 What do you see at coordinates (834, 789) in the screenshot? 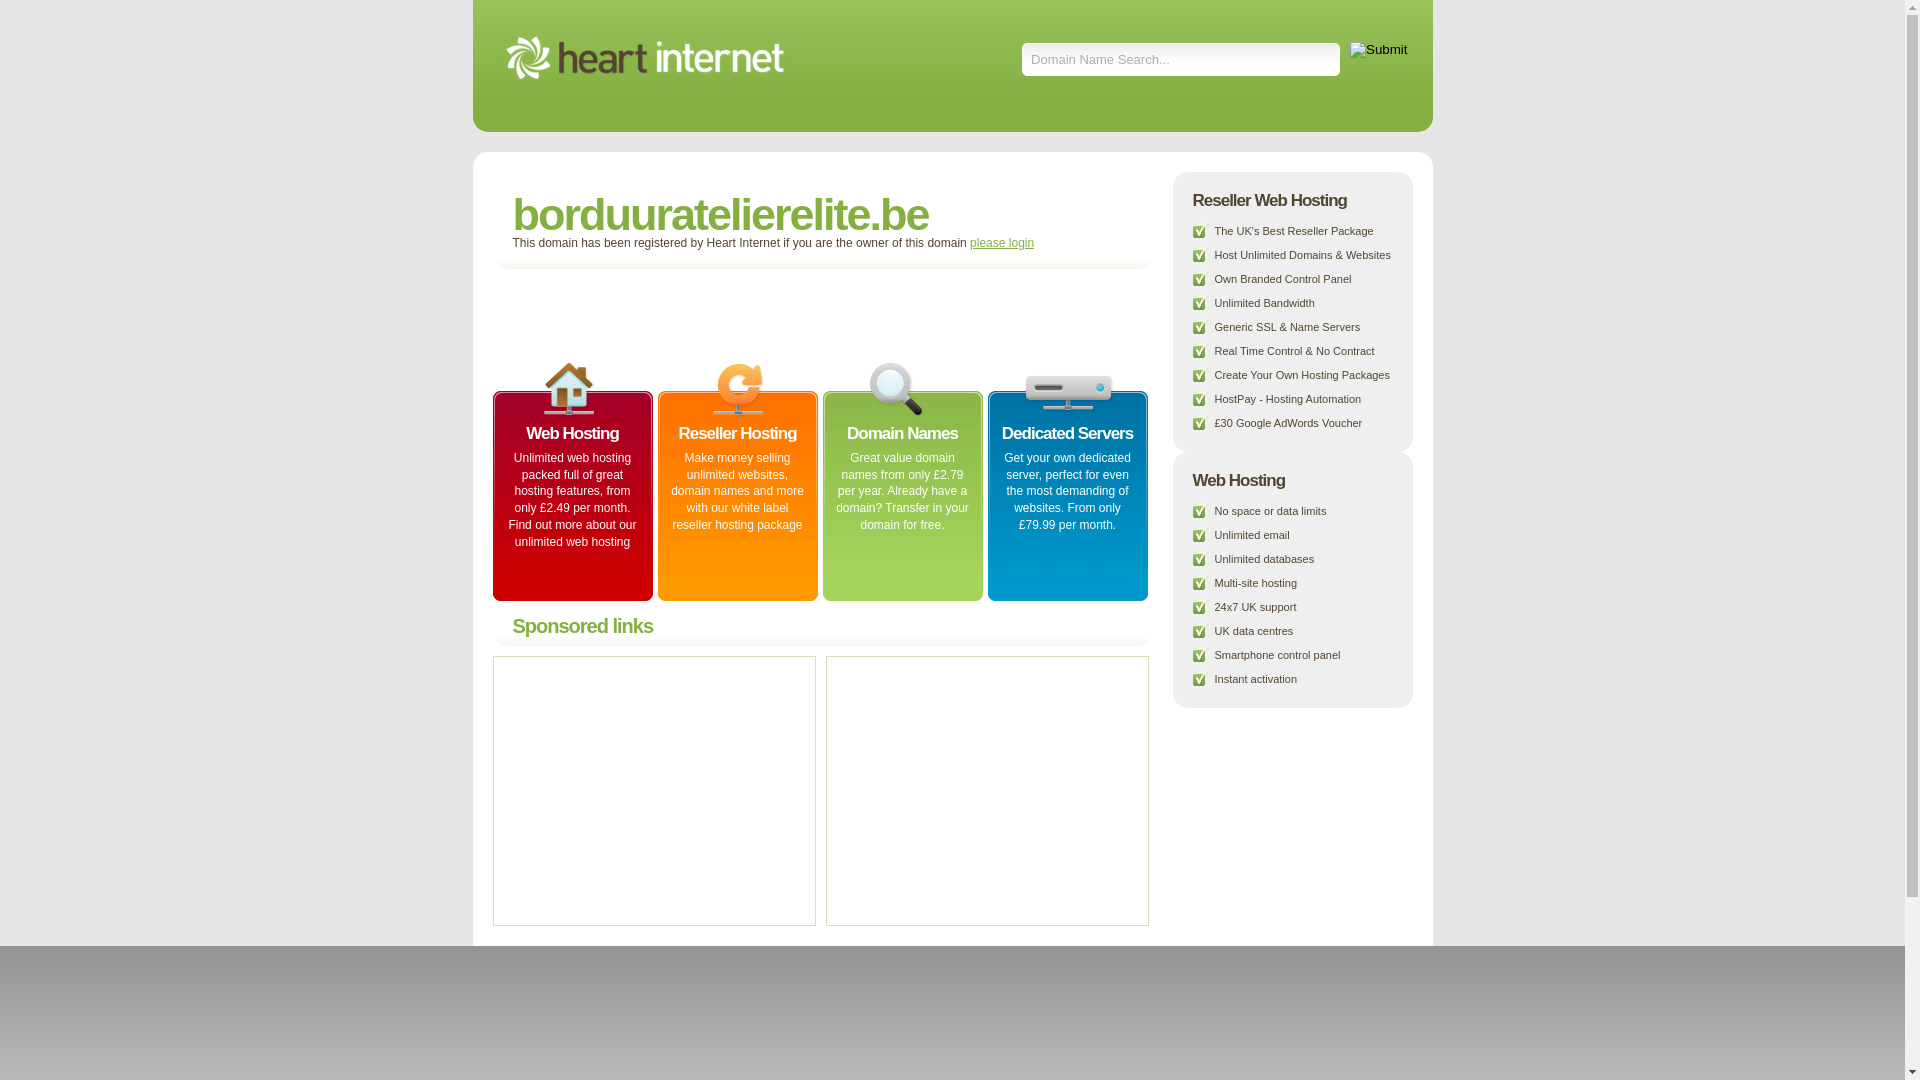
I see `'Advertisement'` at bounding box center [834, 789].